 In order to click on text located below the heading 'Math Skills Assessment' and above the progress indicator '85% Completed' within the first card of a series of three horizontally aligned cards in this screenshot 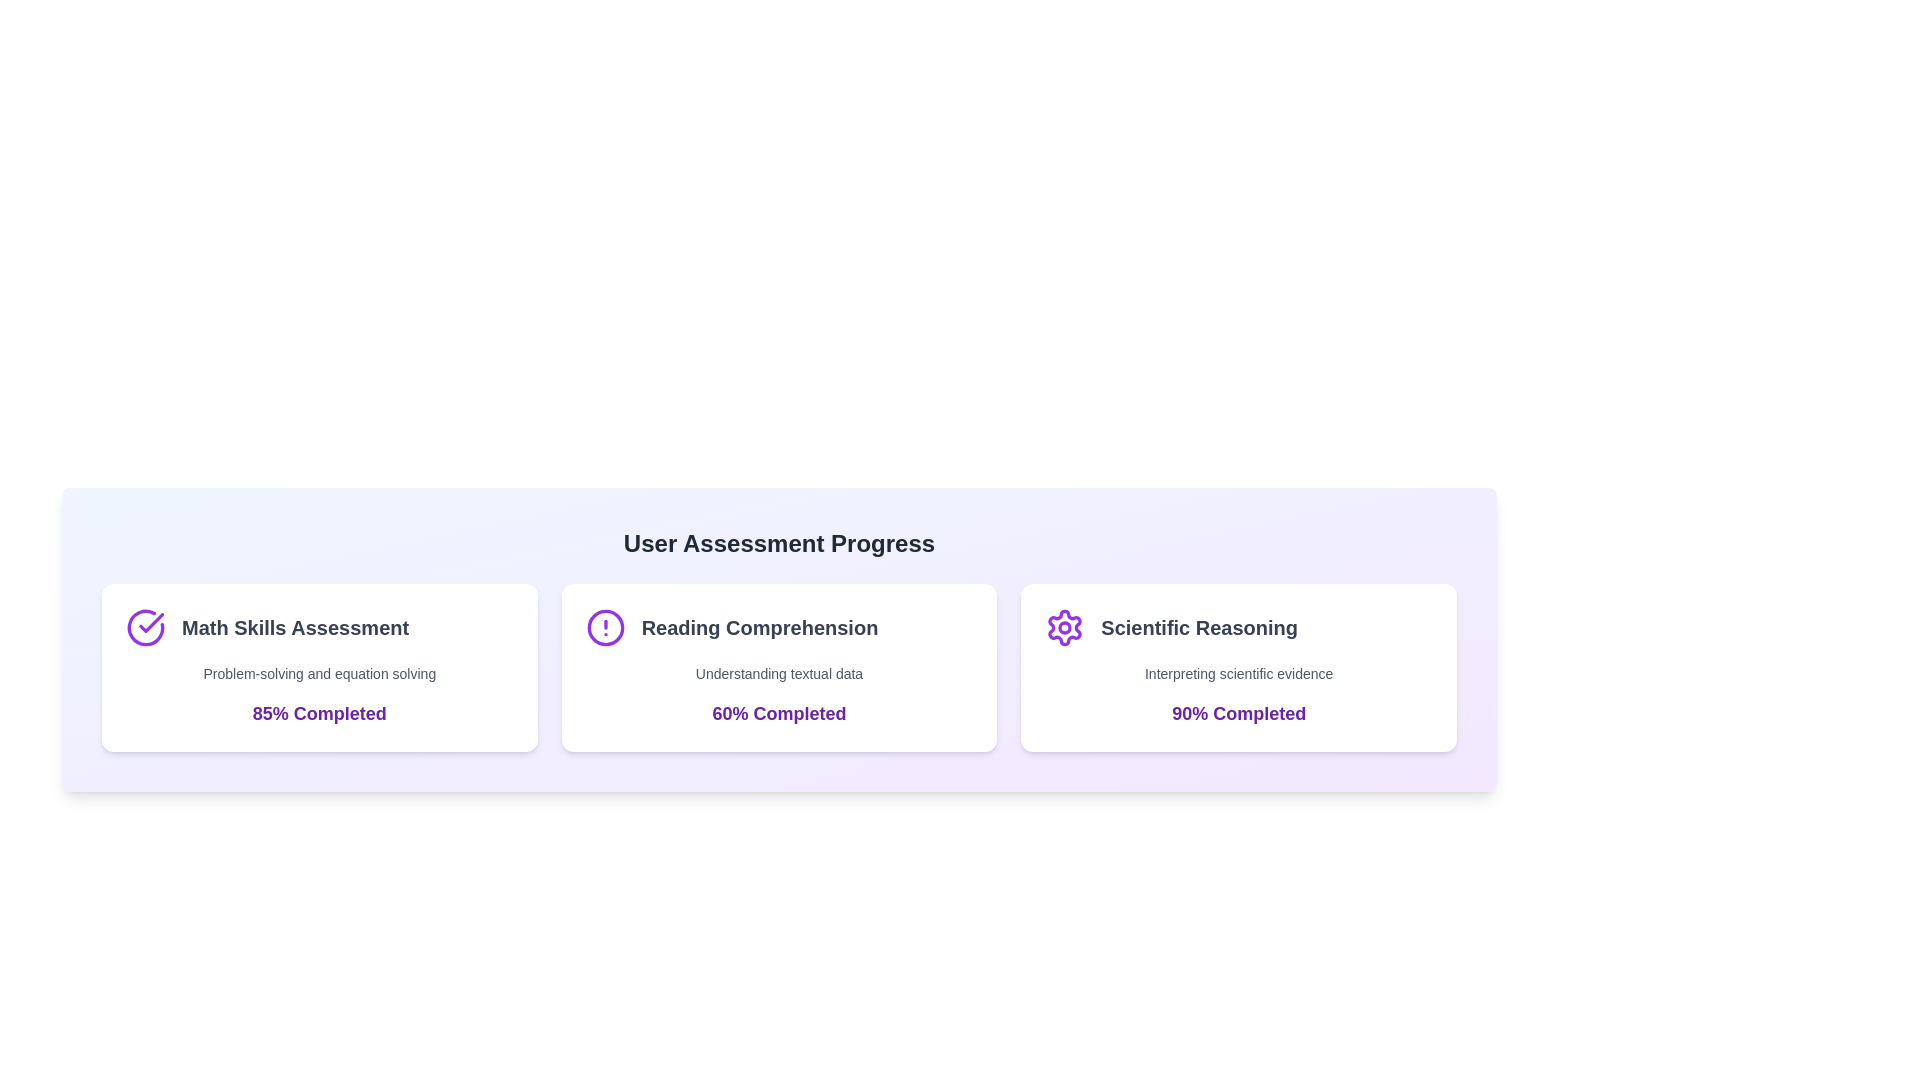, I will do `click(318, 674)`.